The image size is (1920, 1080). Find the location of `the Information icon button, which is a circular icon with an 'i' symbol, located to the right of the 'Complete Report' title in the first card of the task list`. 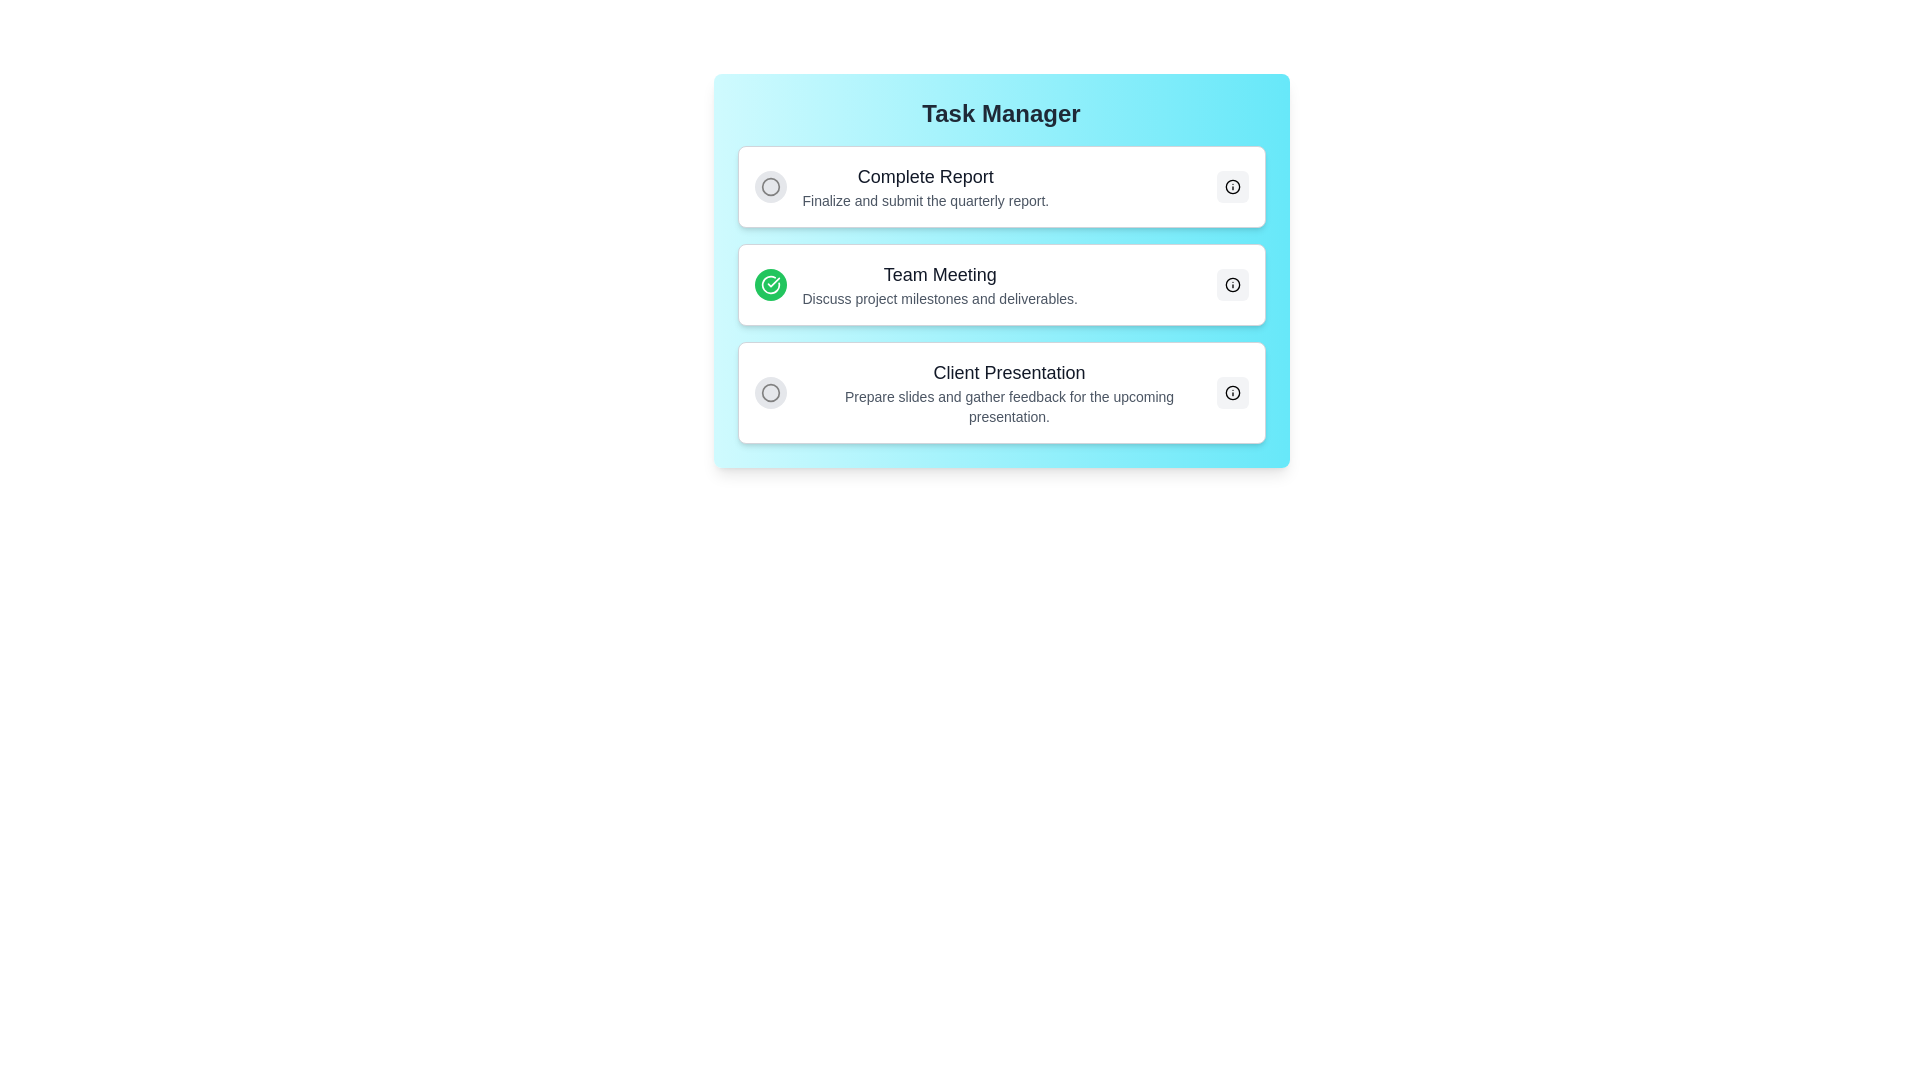

the Information icon button, which is a circular icon with an 'i' symbol, located to the right of the 'Complete Report' title in the first card of the task list is located at coordinates (1231, 186).